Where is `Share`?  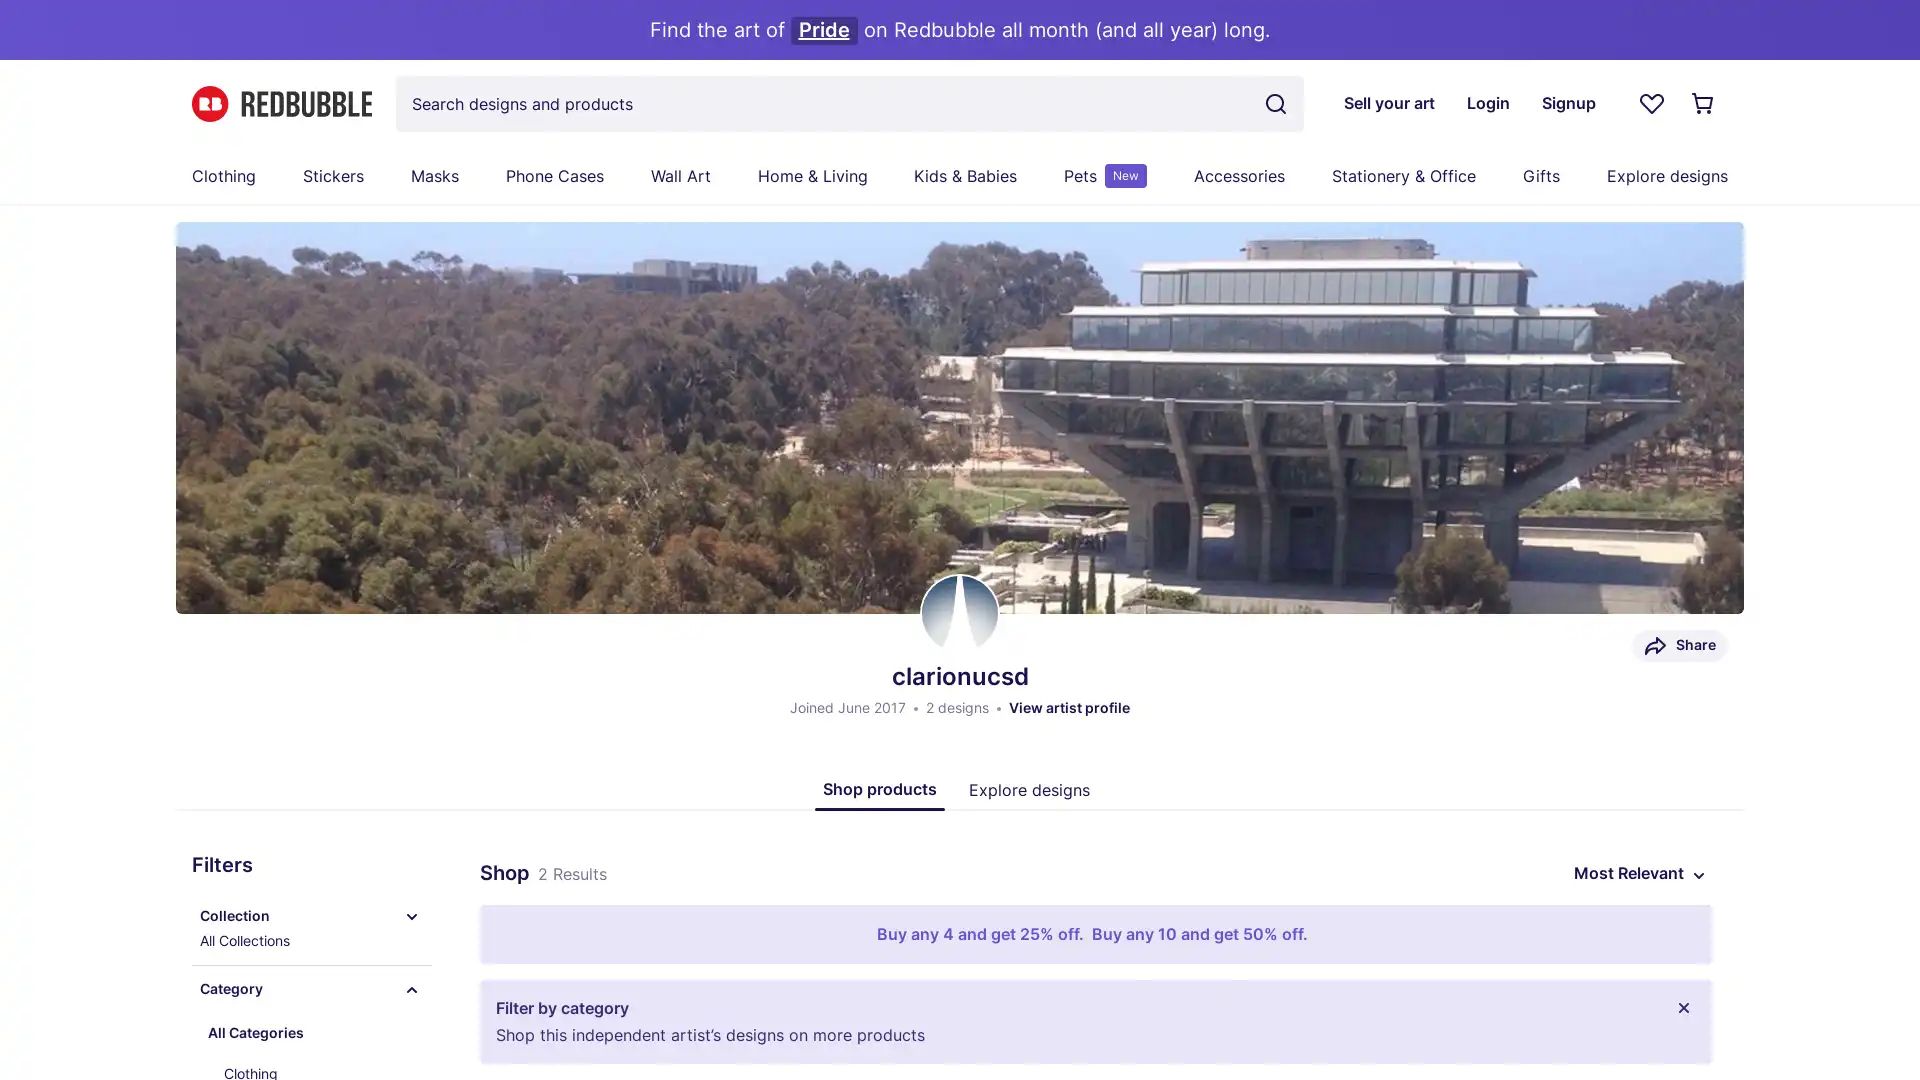 Share is located at coordinates (1680, 645).